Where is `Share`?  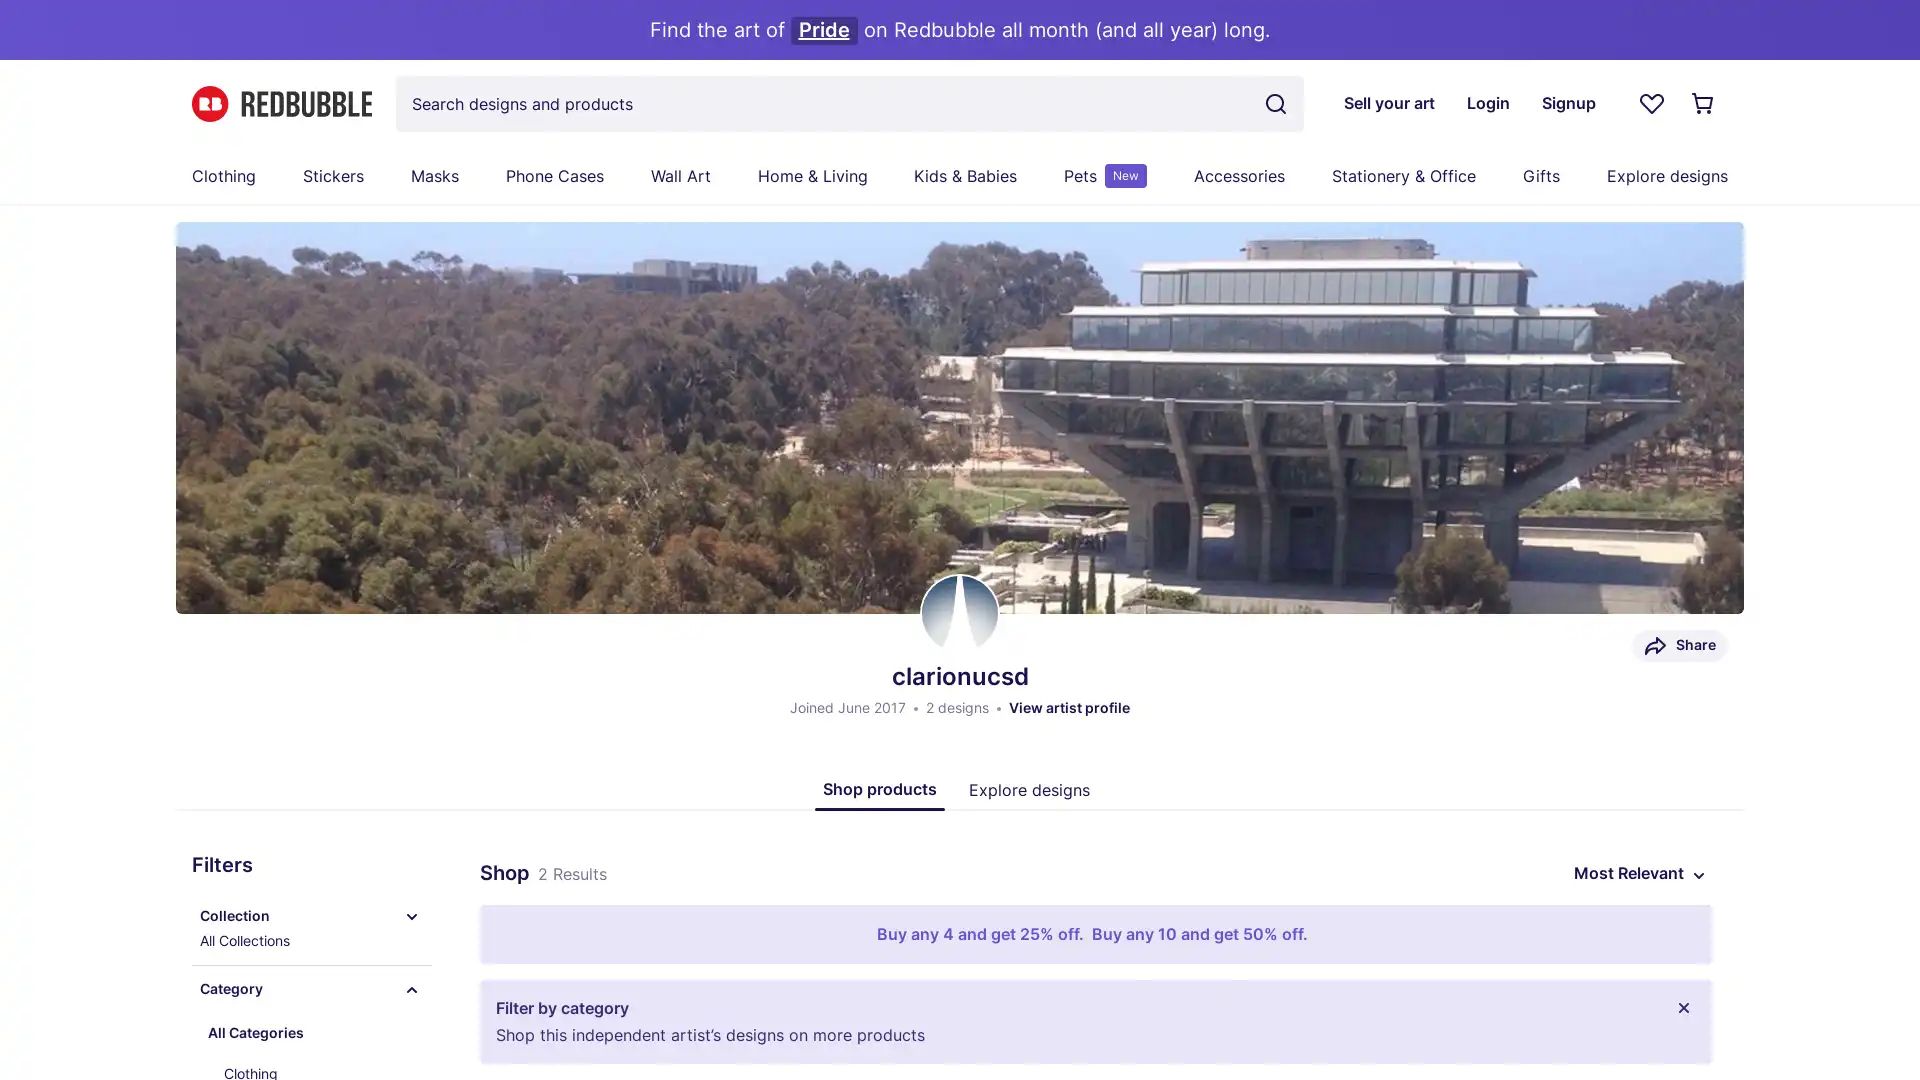 Share is located at coordinates (1680, 645).